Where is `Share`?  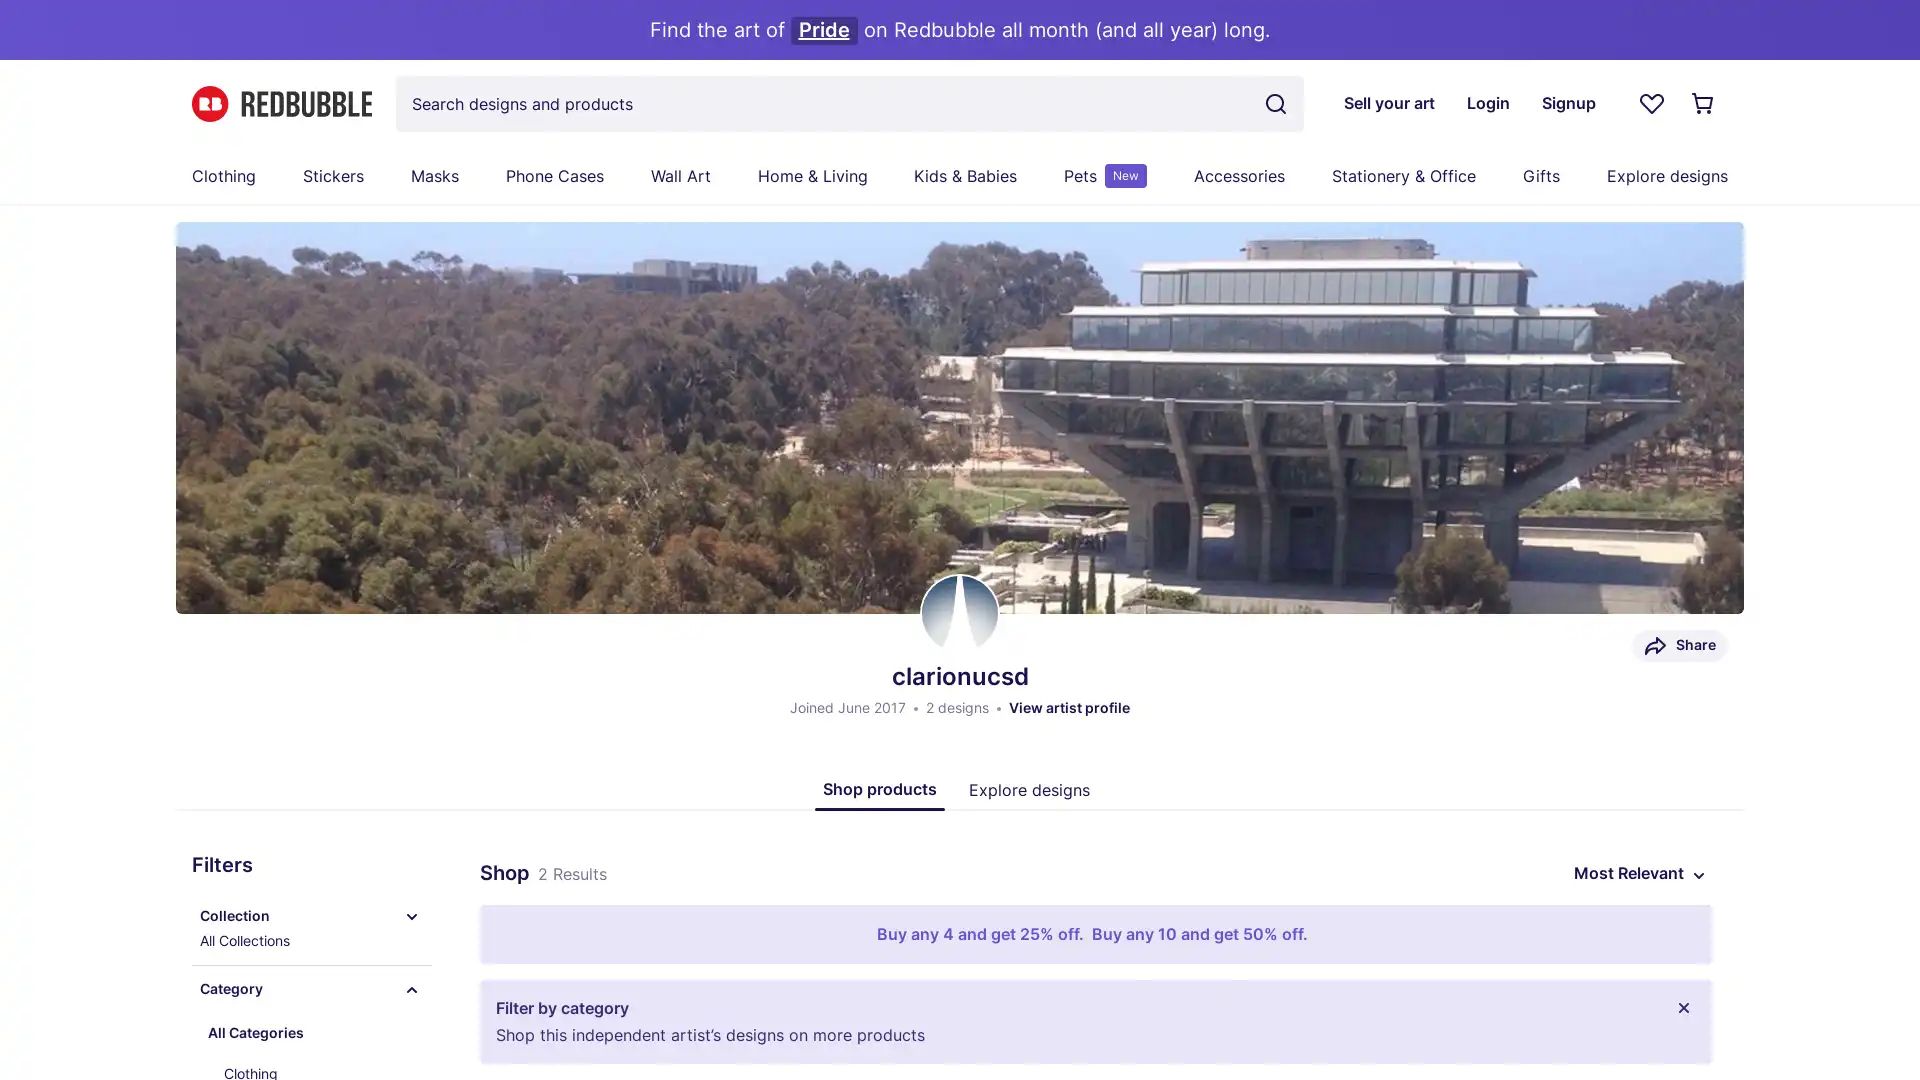 Share is located at coordinates (1680, 645).